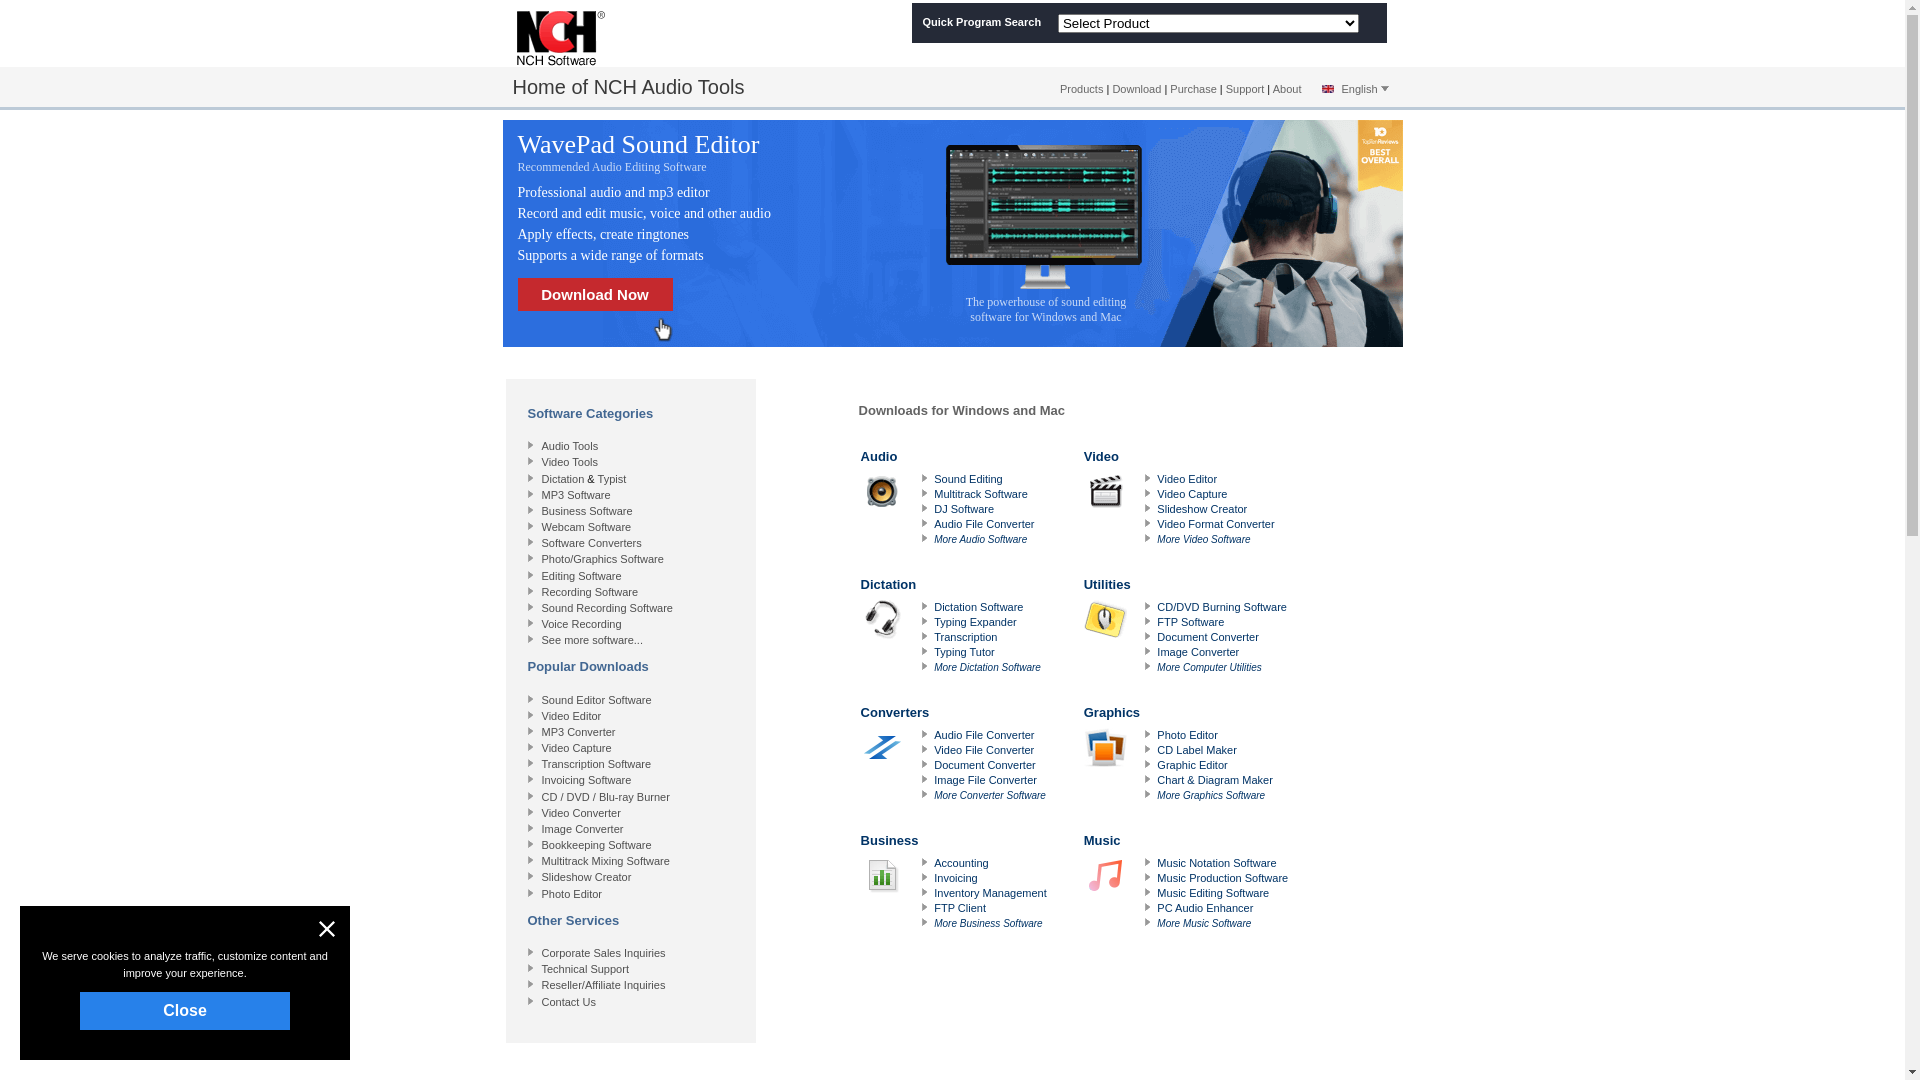 This screenshot has width=1920, height=1080. What do you see at coordinates (987, 667) in the screenshot?
I see `'More Dictation Software'` at bounding box center [987, 667].